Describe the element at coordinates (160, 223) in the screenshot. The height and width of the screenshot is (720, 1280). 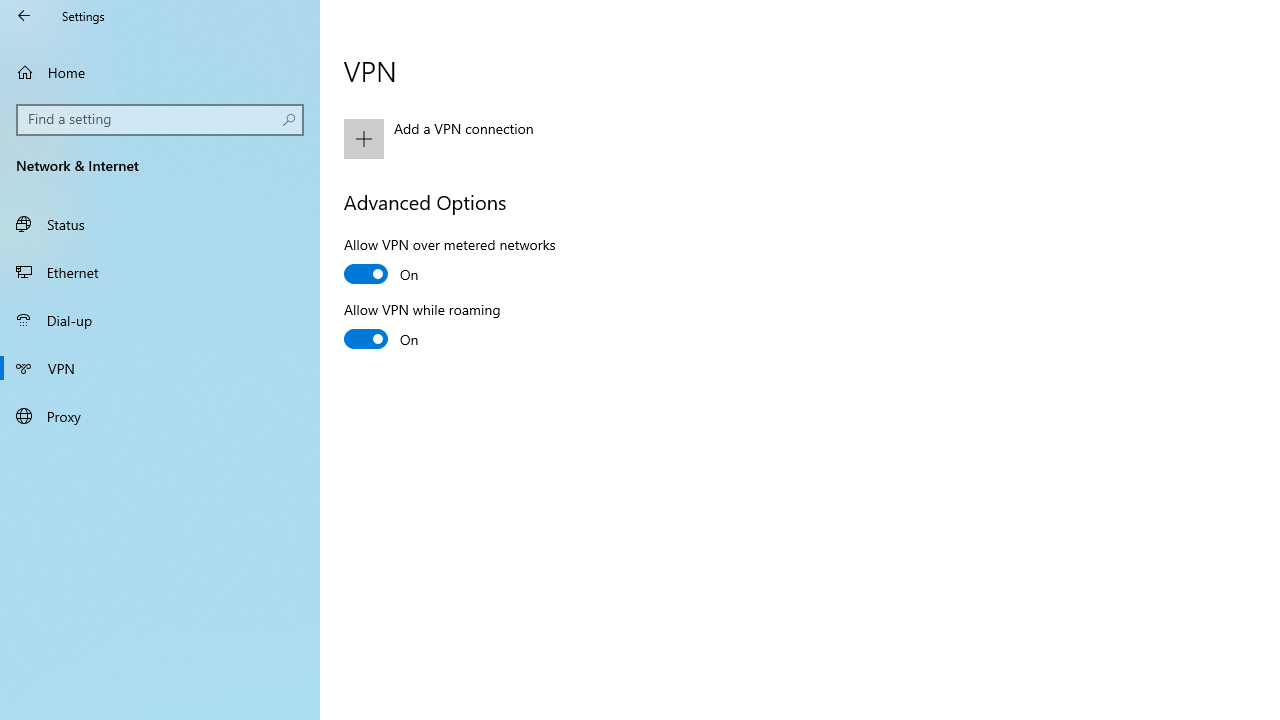
I see `'Status'` at that location.